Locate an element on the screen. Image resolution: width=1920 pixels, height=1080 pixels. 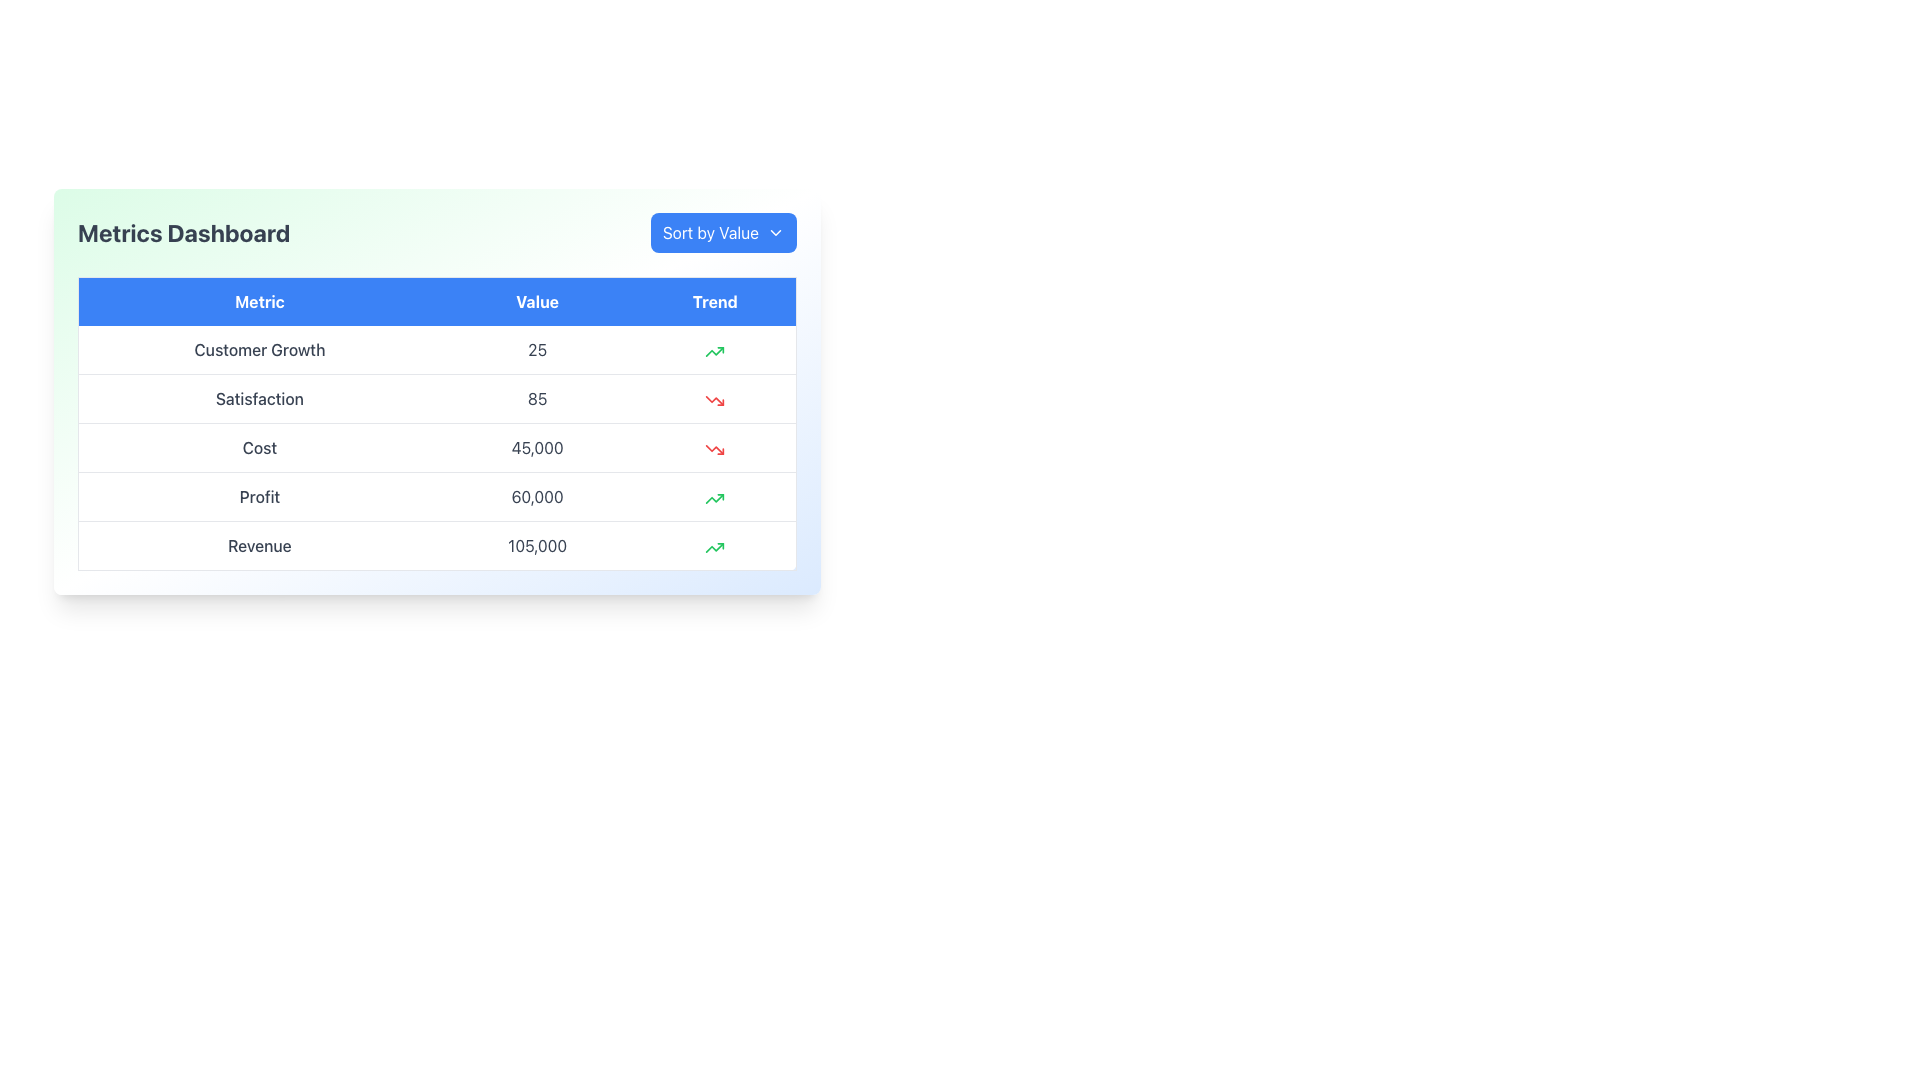
the numeric string '105,000' in the fifth row of the 'Revenue' table under the 'Value' column is located at coordinates (537, 546).